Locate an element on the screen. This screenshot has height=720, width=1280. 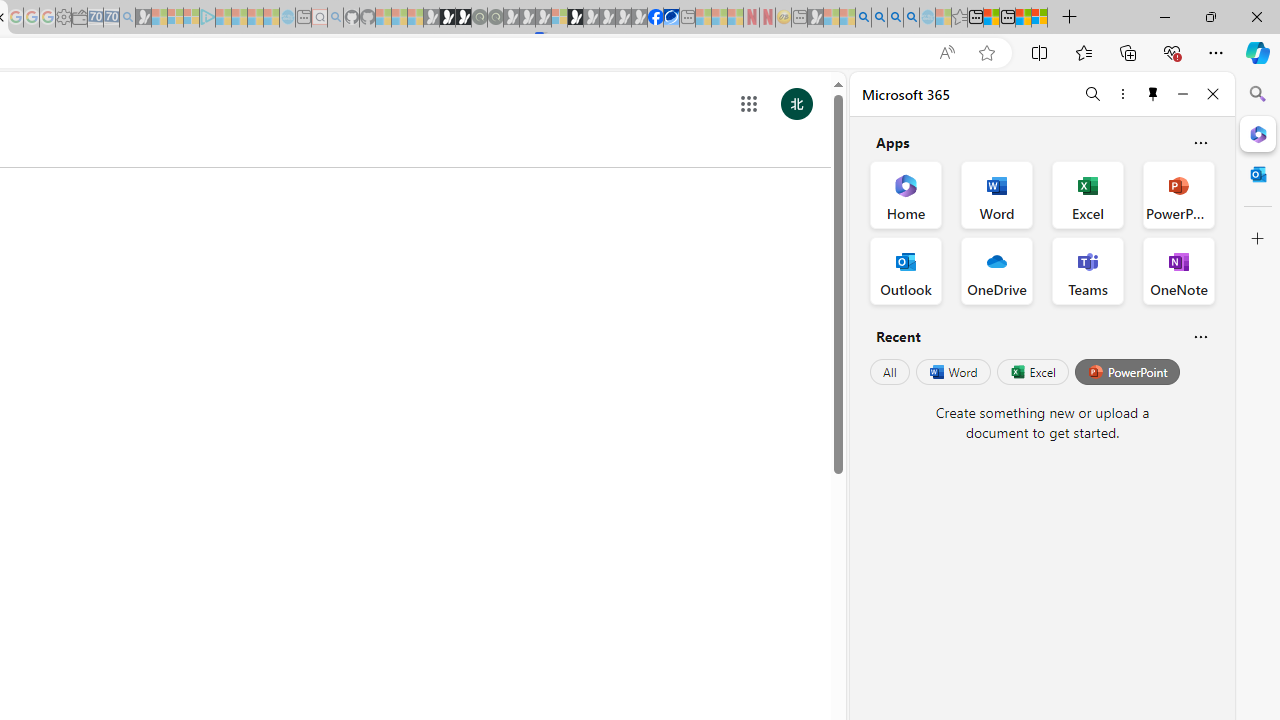
'MSN - Sleeping' is located at coordinates (815, 17).